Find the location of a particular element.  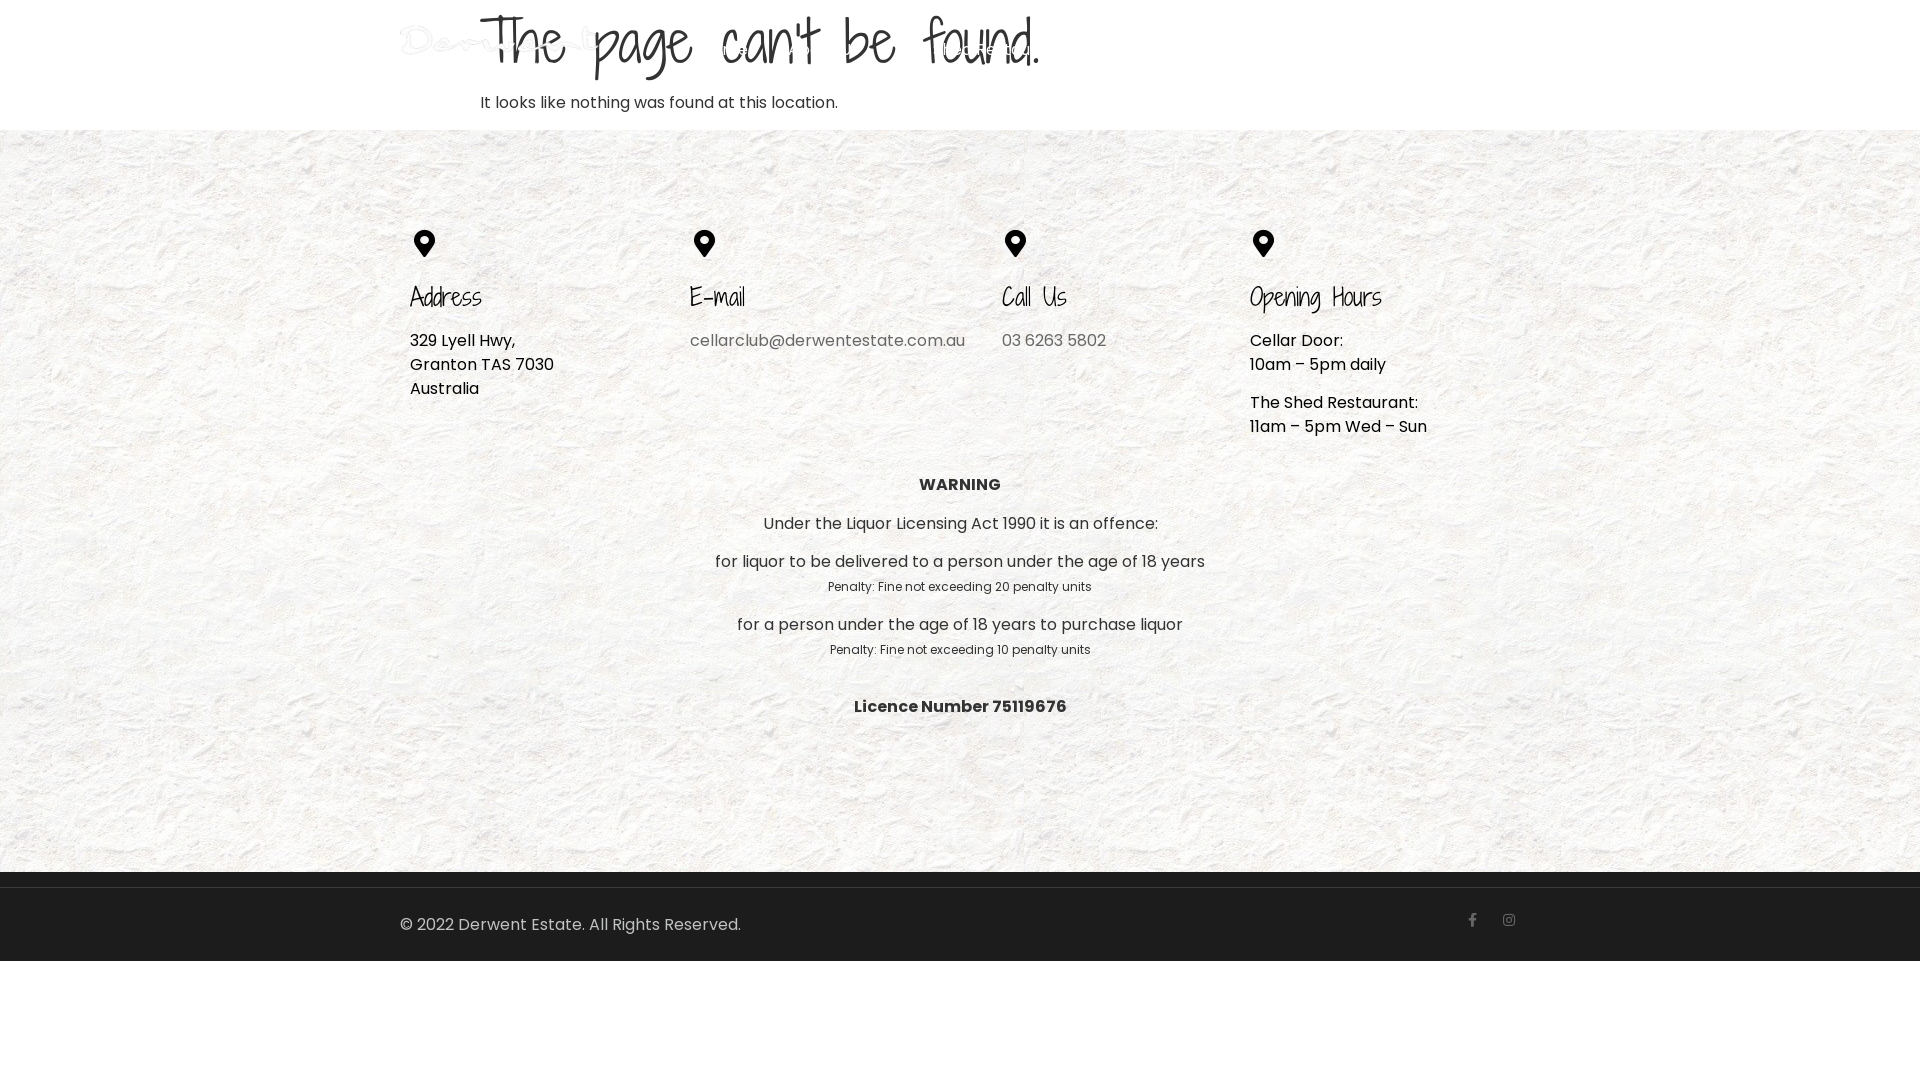

'Login' is located at coordinates (1485, 49).